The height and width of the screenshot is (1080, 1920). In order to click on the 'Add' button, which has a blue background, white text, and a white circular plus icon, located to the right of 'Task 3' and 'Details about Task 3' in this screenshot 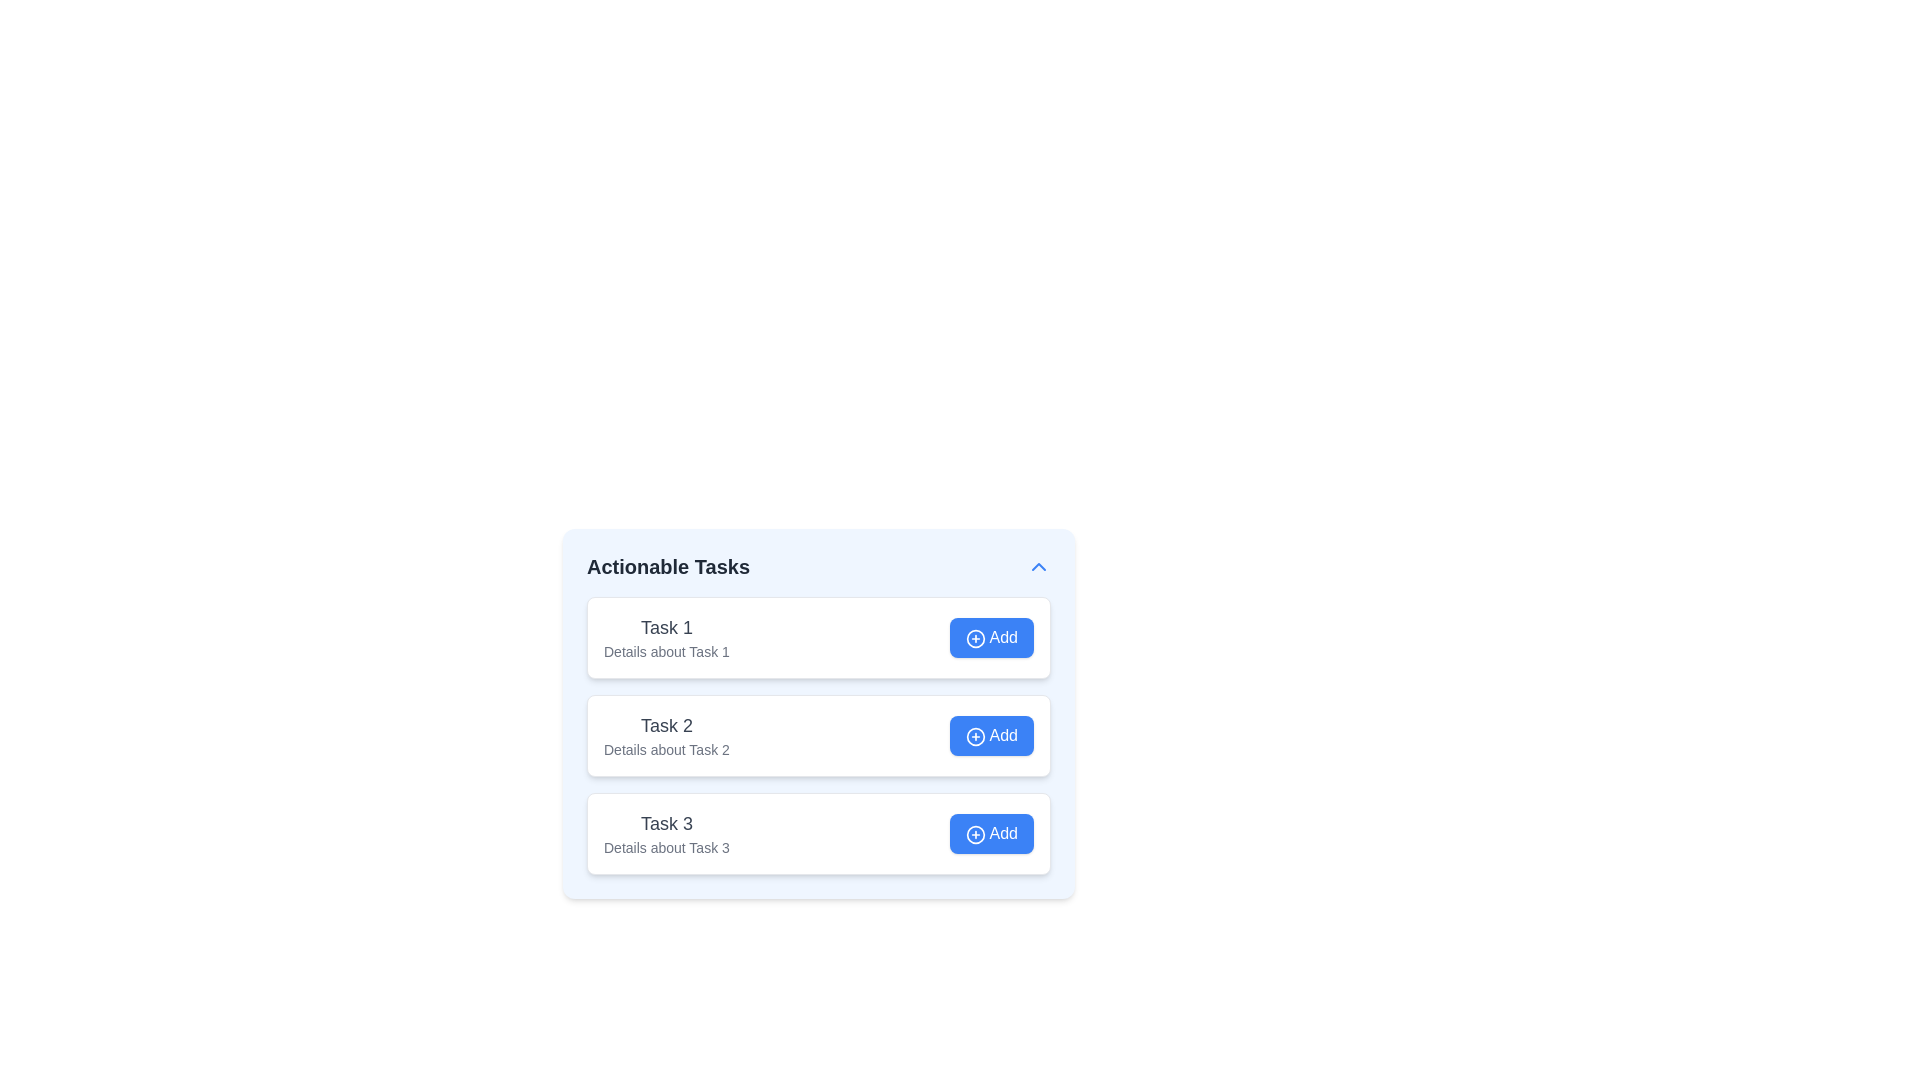, I will do `click(992, 833)`.